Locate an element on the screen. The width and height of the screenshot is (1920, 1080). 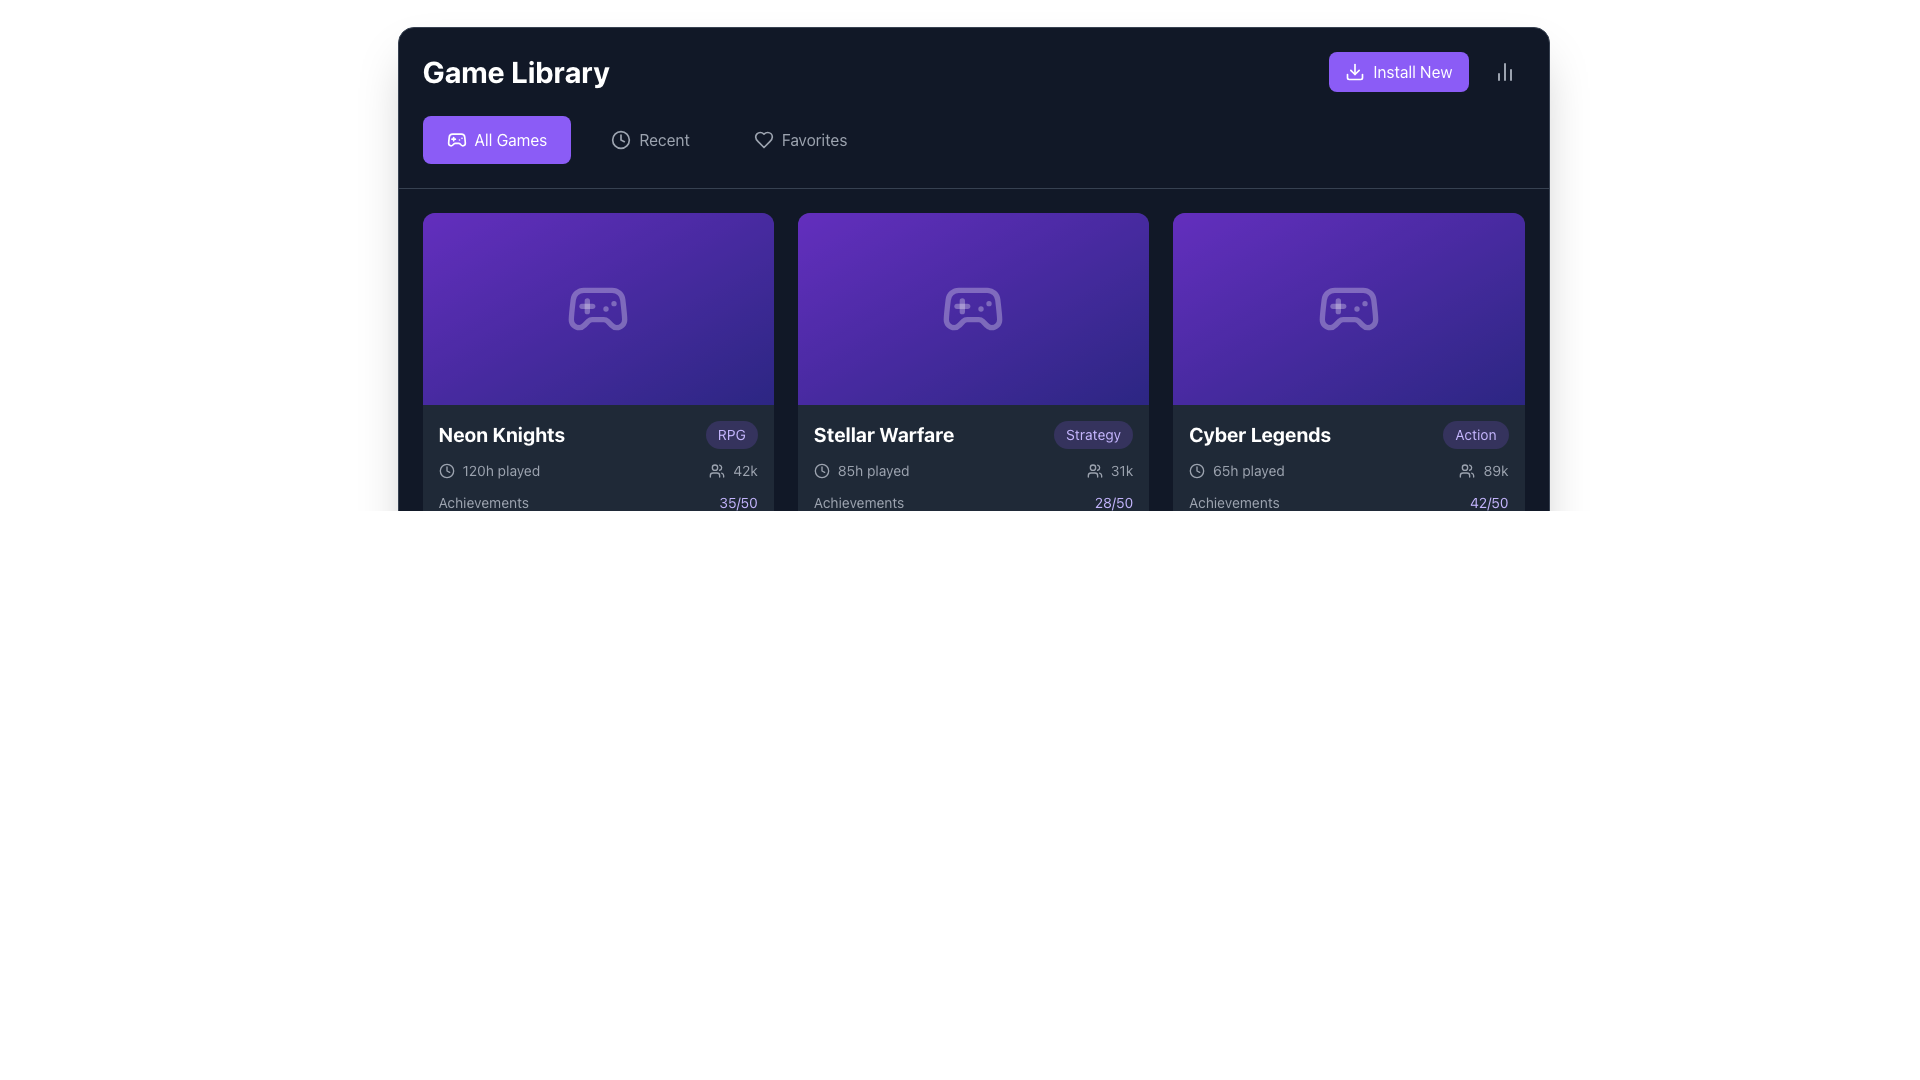
the circular Icon component located in the 'Recent' menu item, positioned between the 'All Games' button and the 'Favorites' icon is located at coordinates (620, 138).